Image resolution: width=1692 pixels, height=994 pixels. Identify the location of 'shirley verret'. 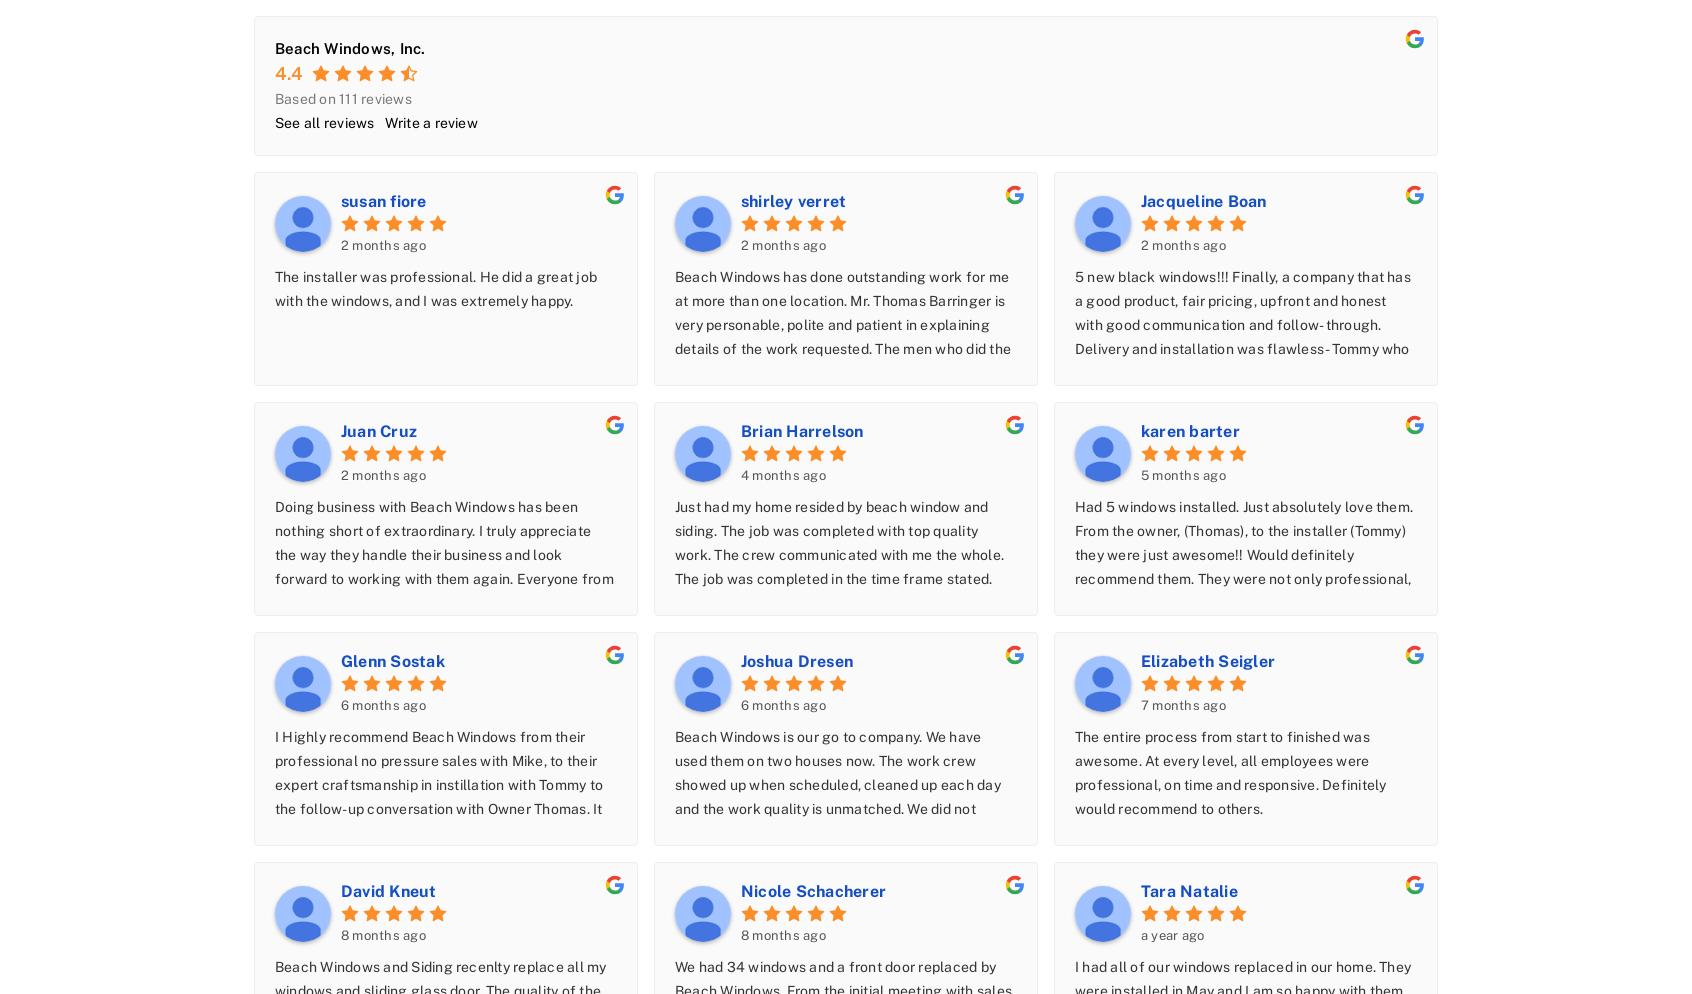
(739, 199).